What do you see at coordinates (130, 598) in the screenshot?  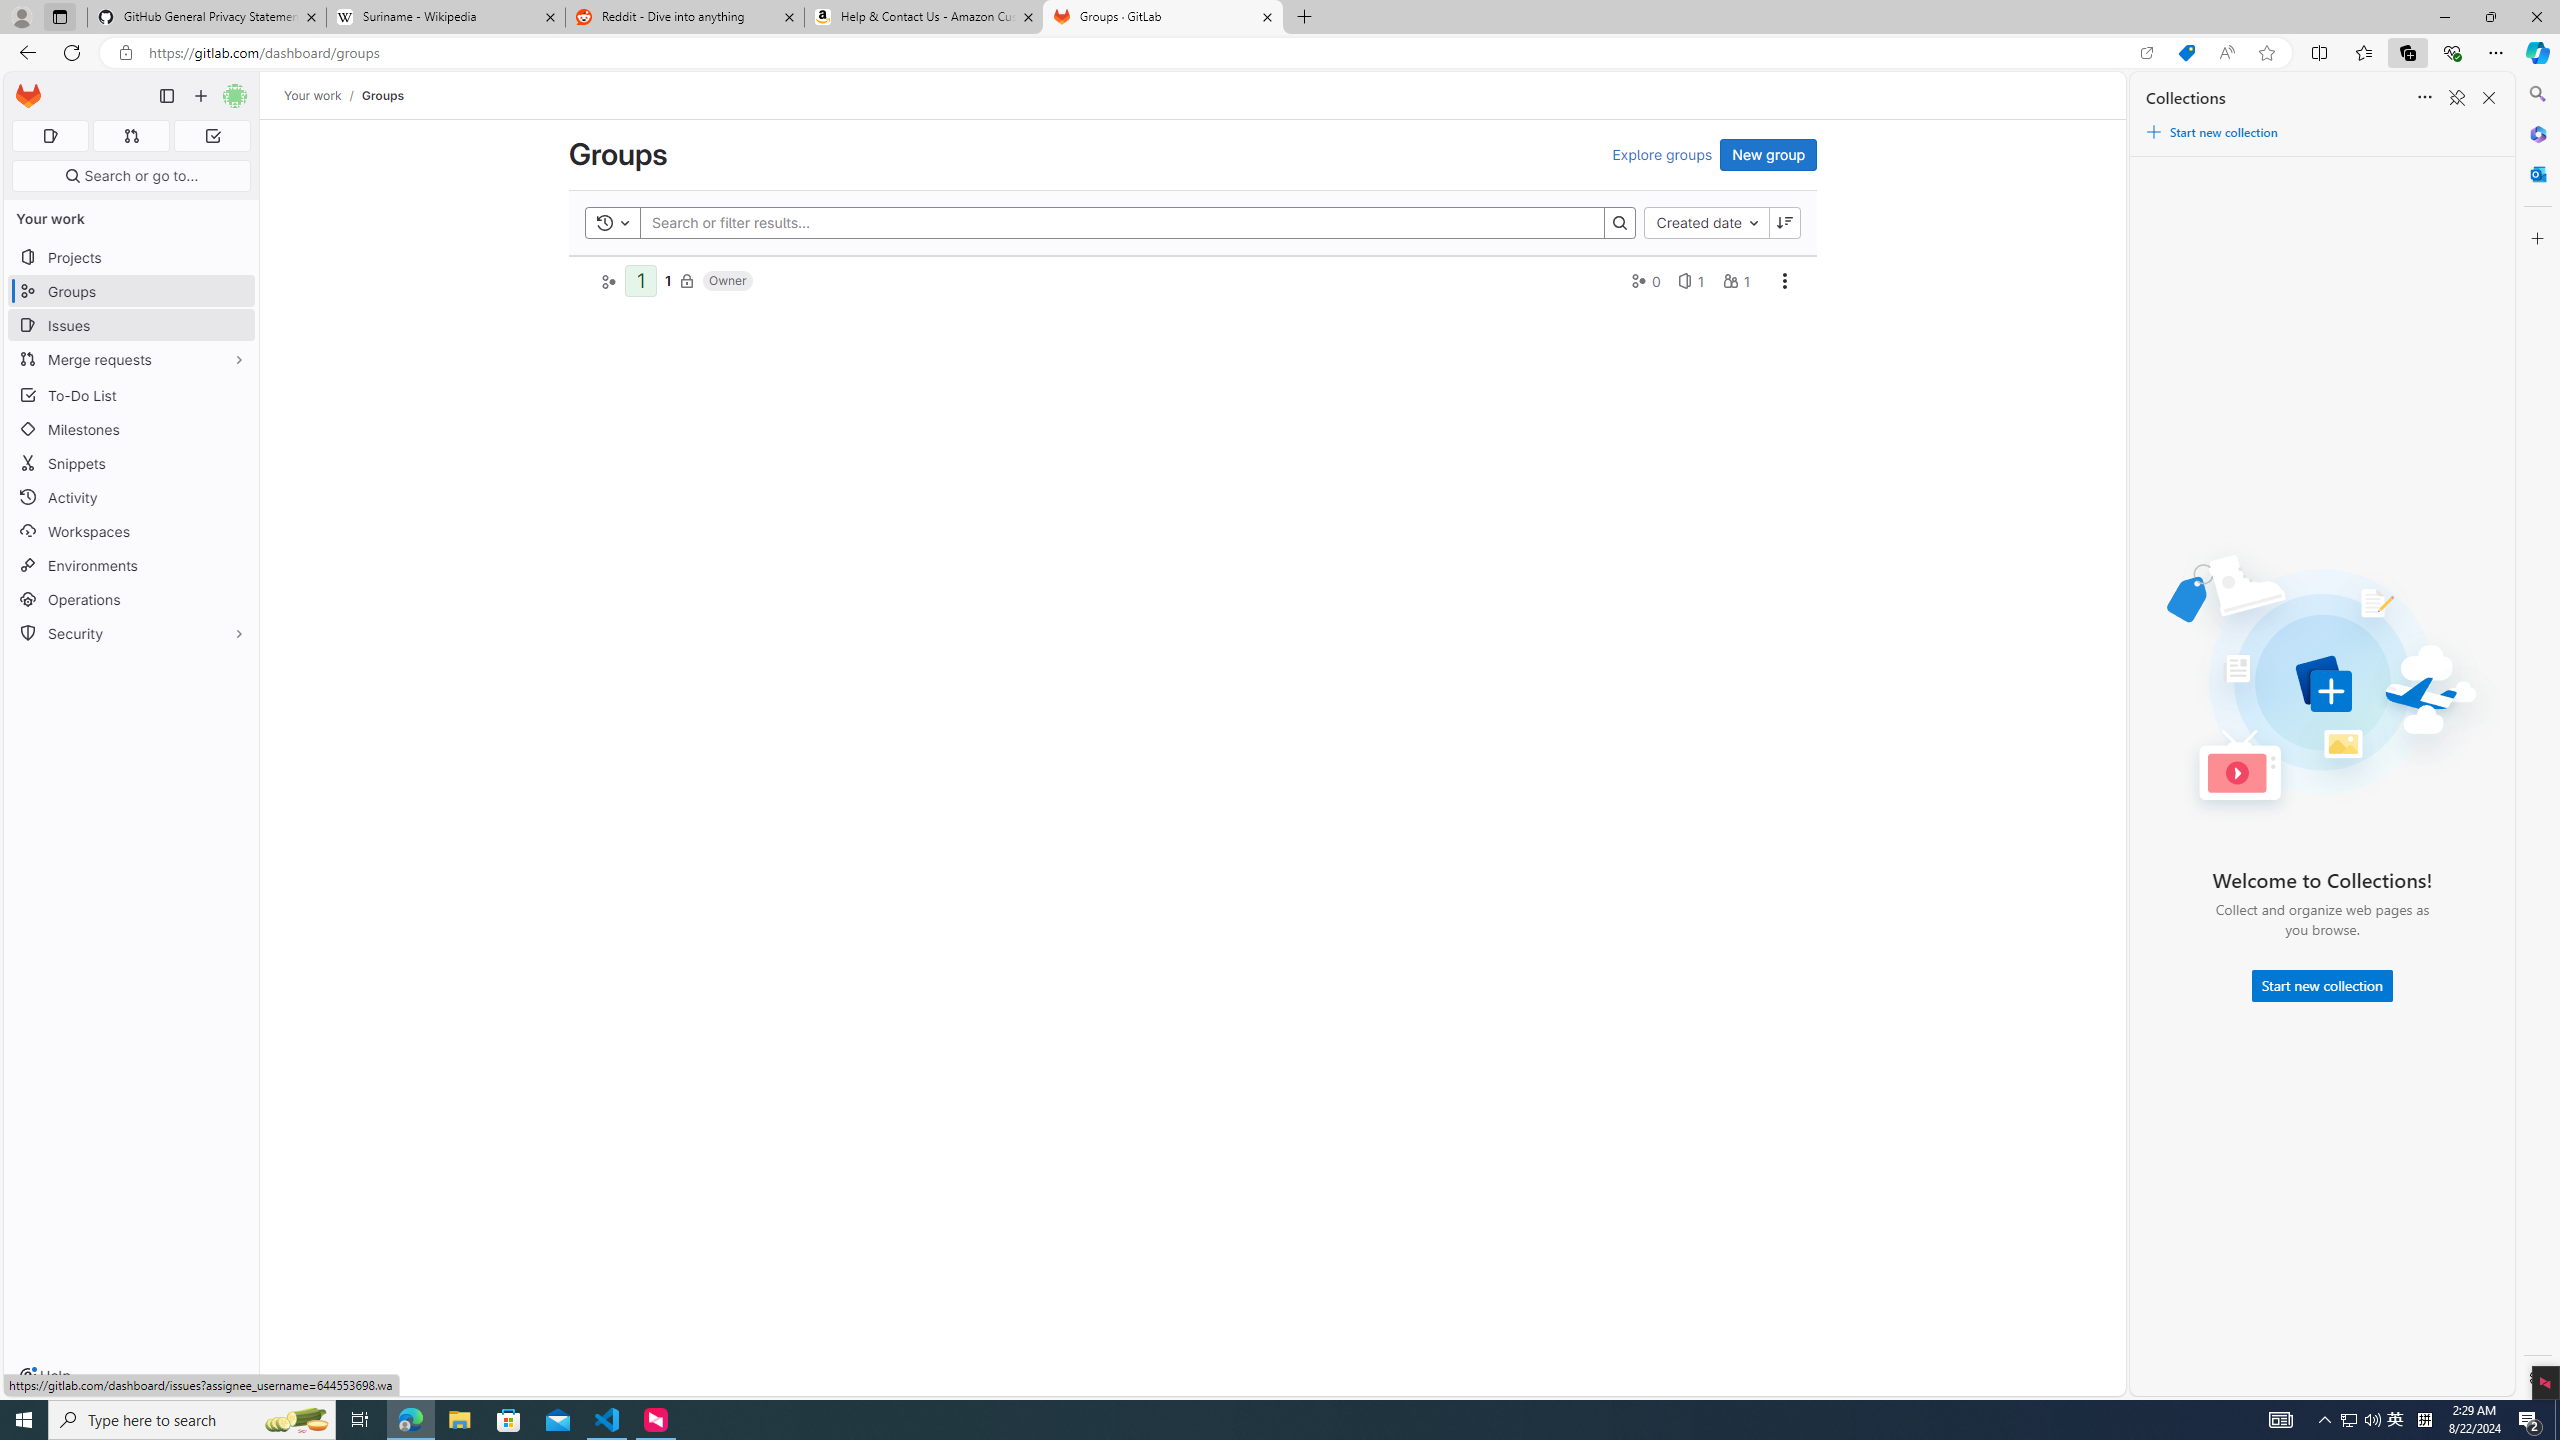 I see `'Operations'` at bounding box center [130, 598].